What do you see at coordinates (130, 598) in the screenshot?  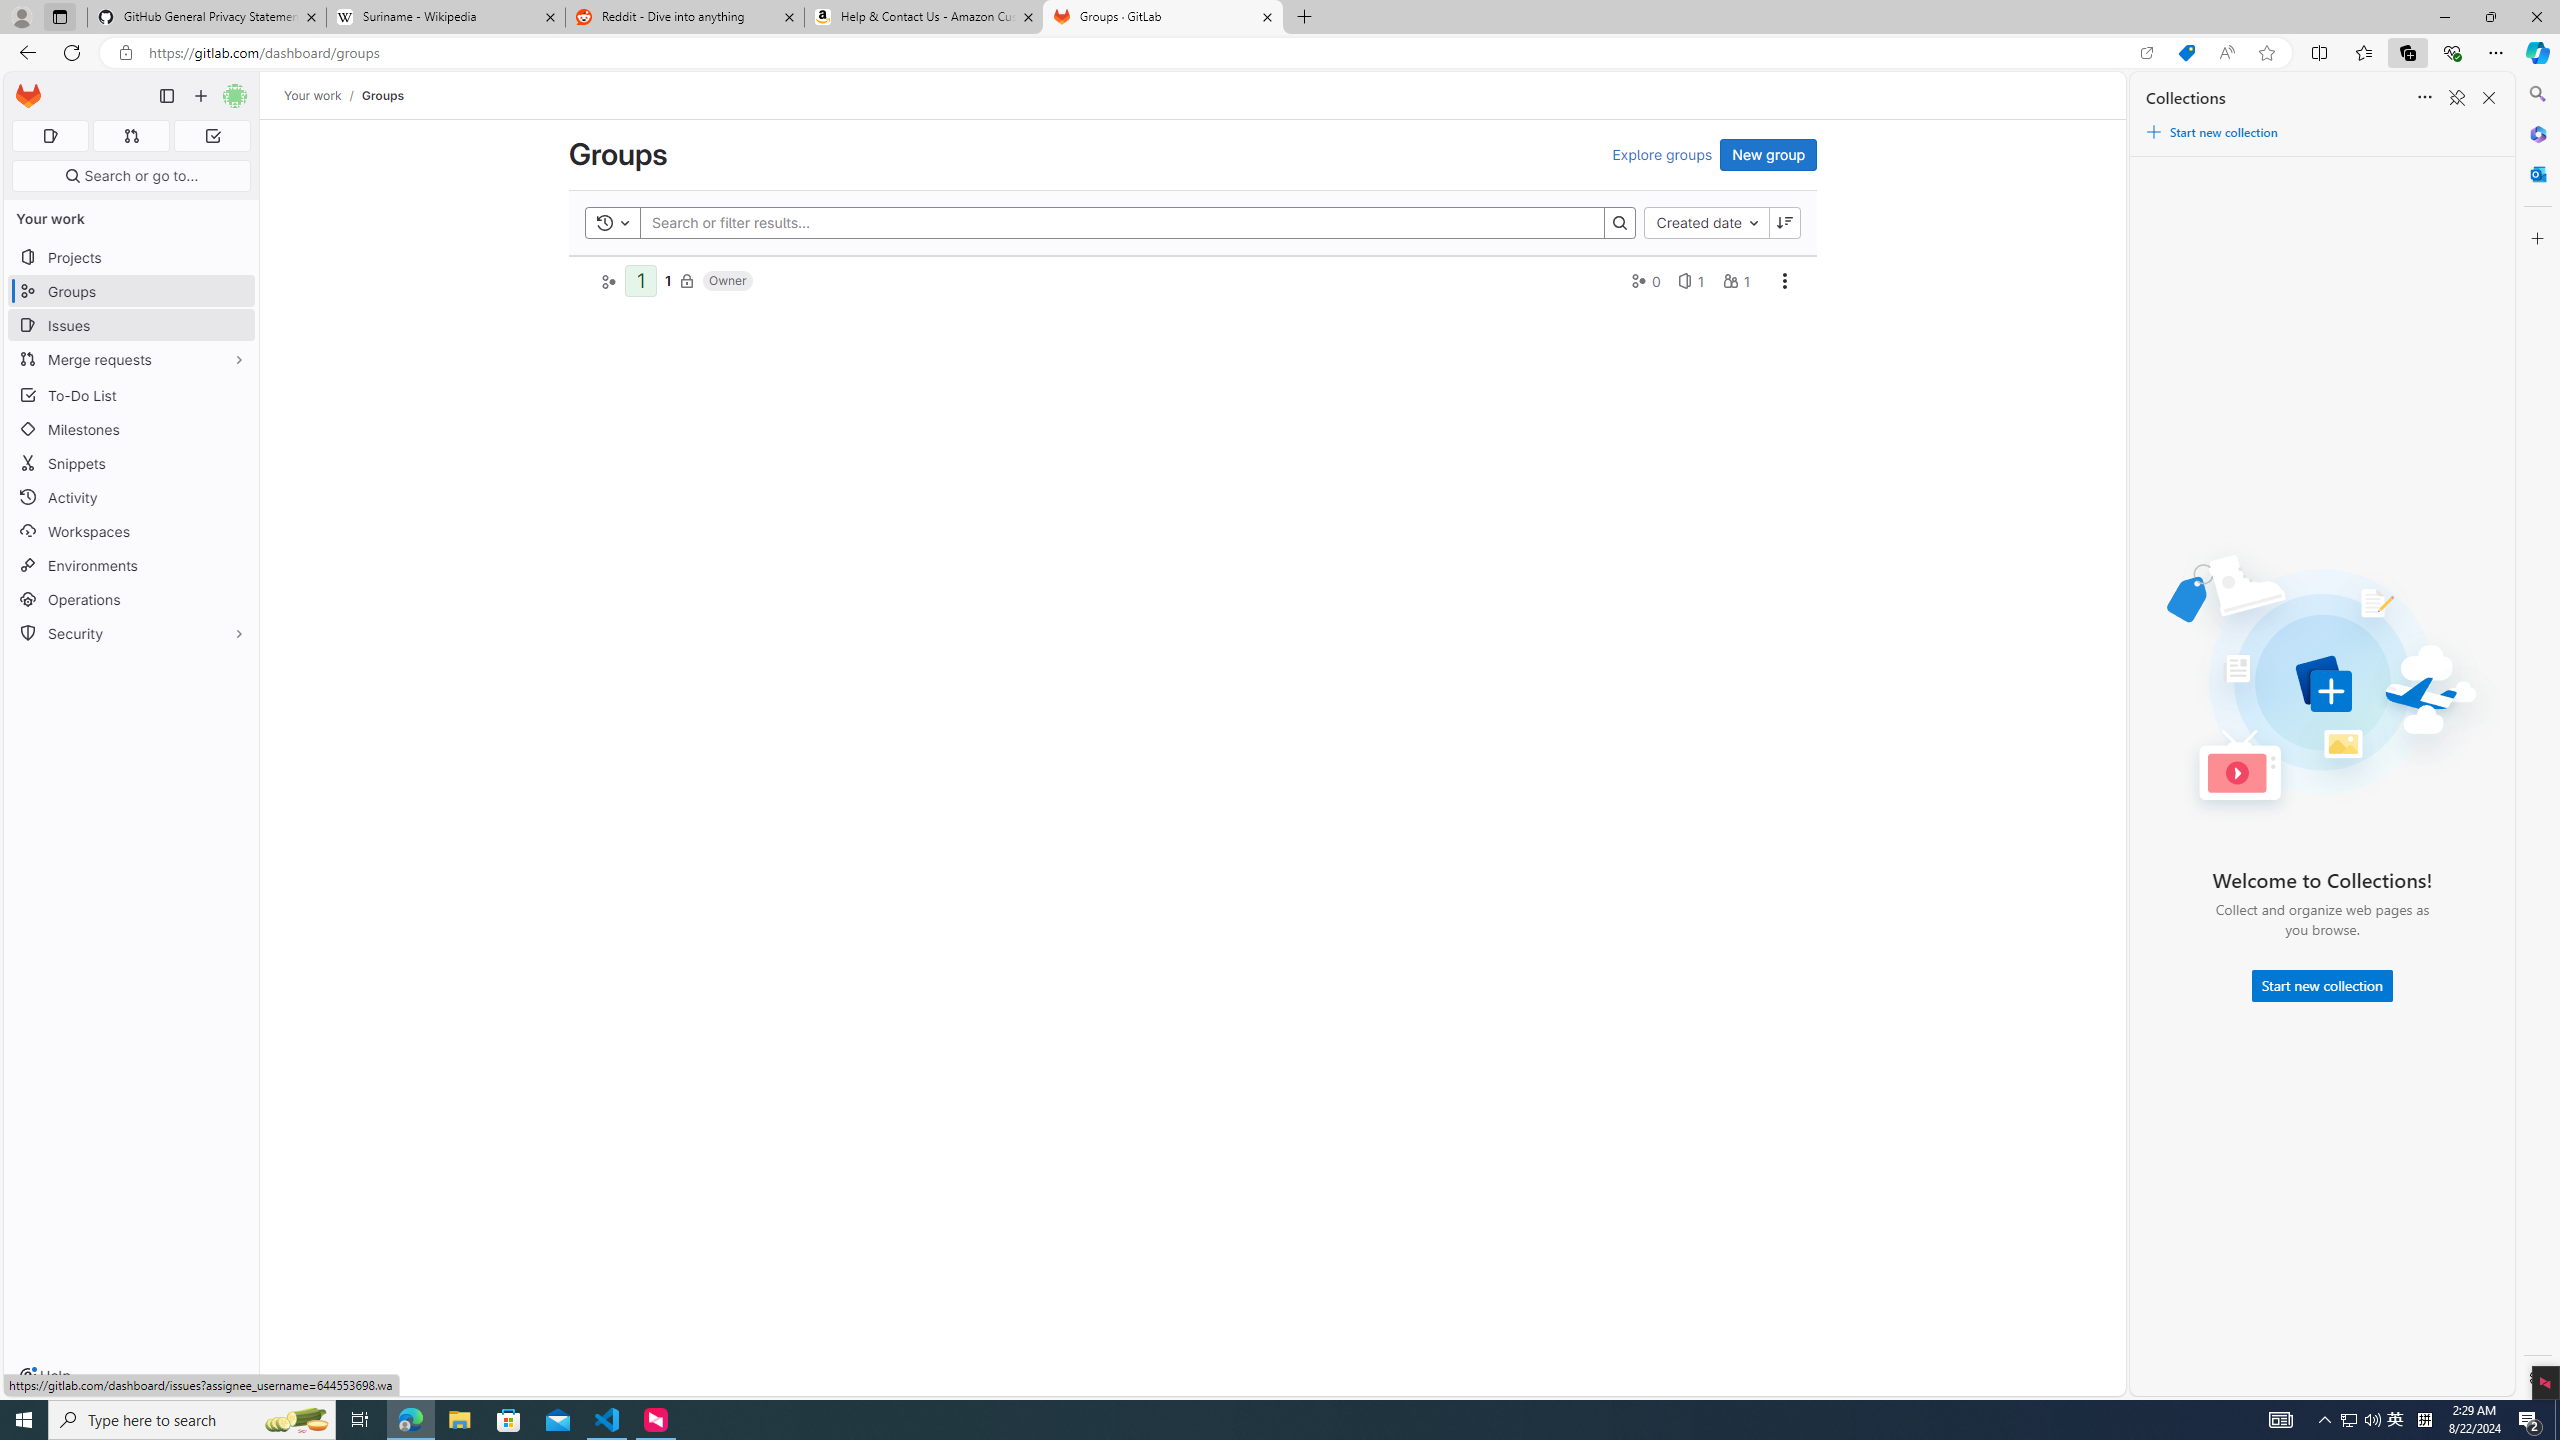 I see `'Operations'` at bounding box center [130, 598].